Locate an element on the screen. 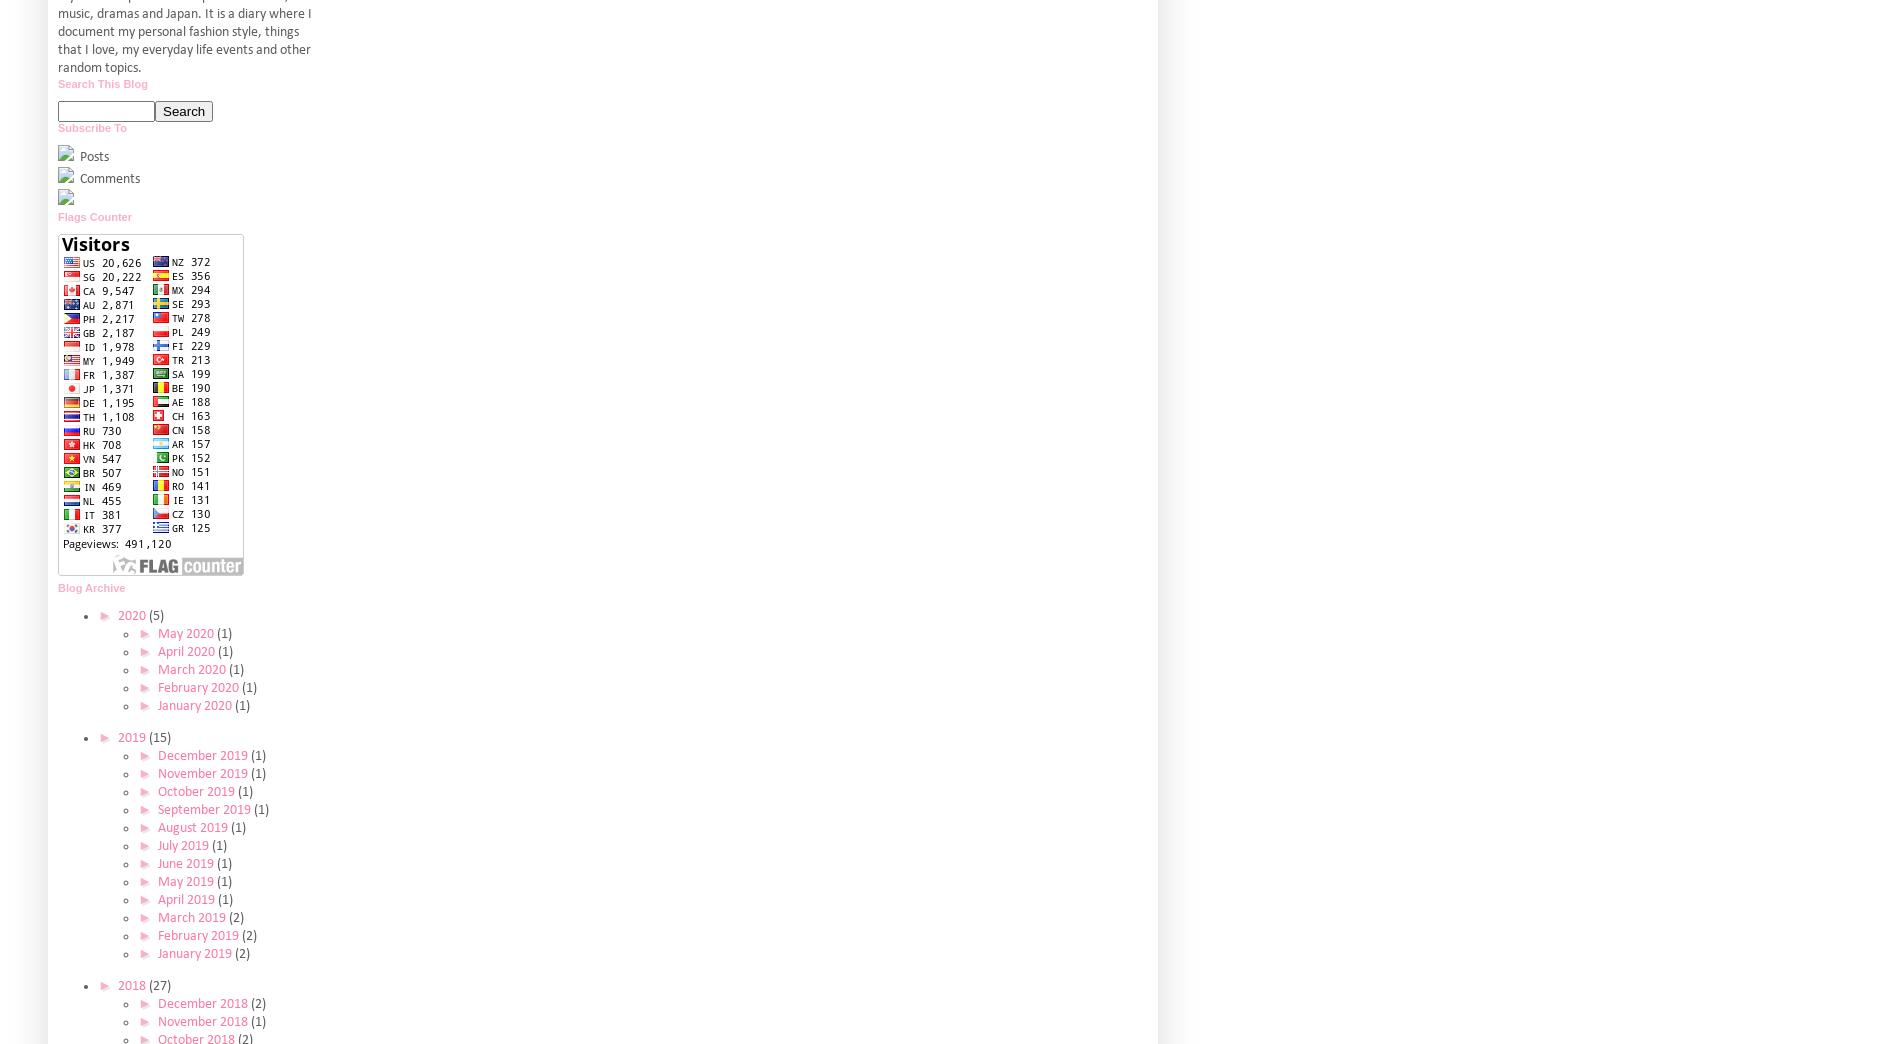 The image size is (1898, 1044). 'September 2019' is located at coordinates (203, 808).